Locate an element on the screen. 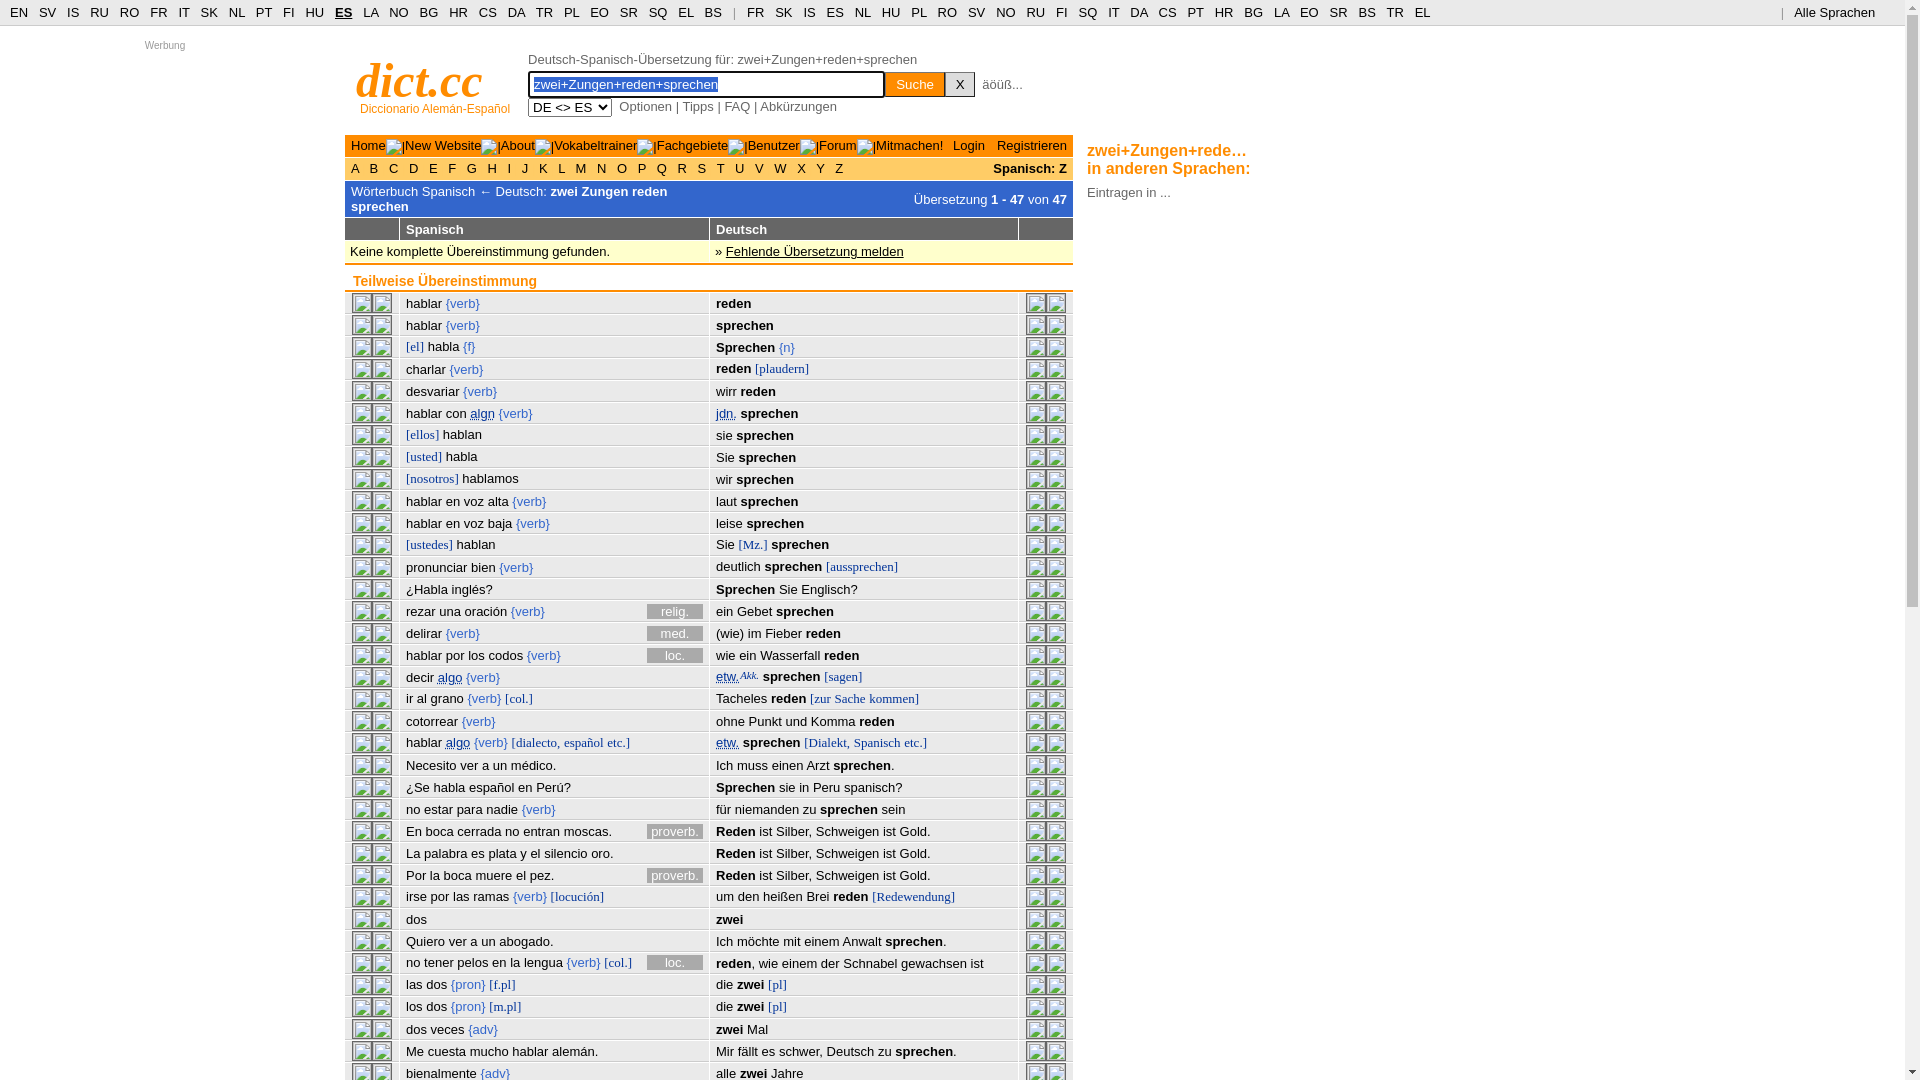 The width and height of the screenshot is (1920, 1080). 'sprechen.' is located at coordinates (863, 765).